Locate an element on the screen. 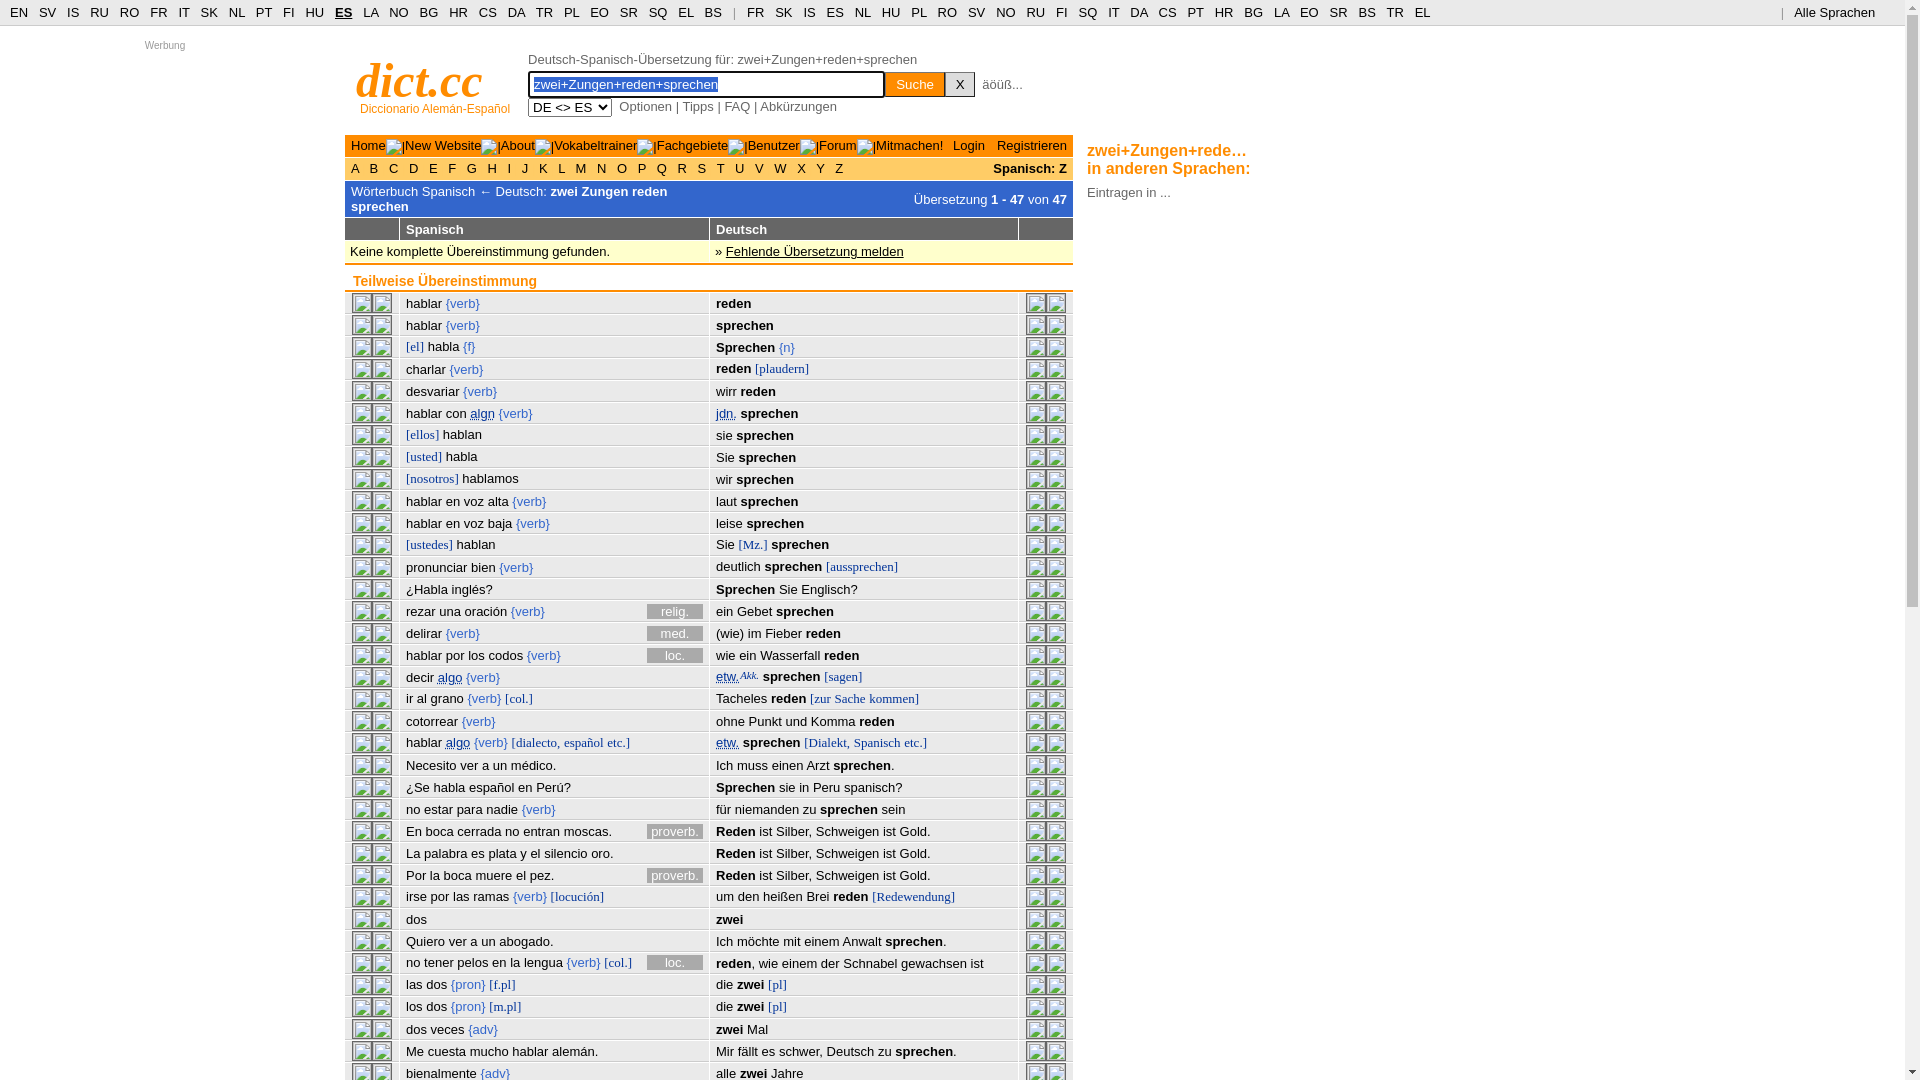 The width and height of the screenshot is (1920, 1080). 'sprechen.' is located at coordinates (863, 765).